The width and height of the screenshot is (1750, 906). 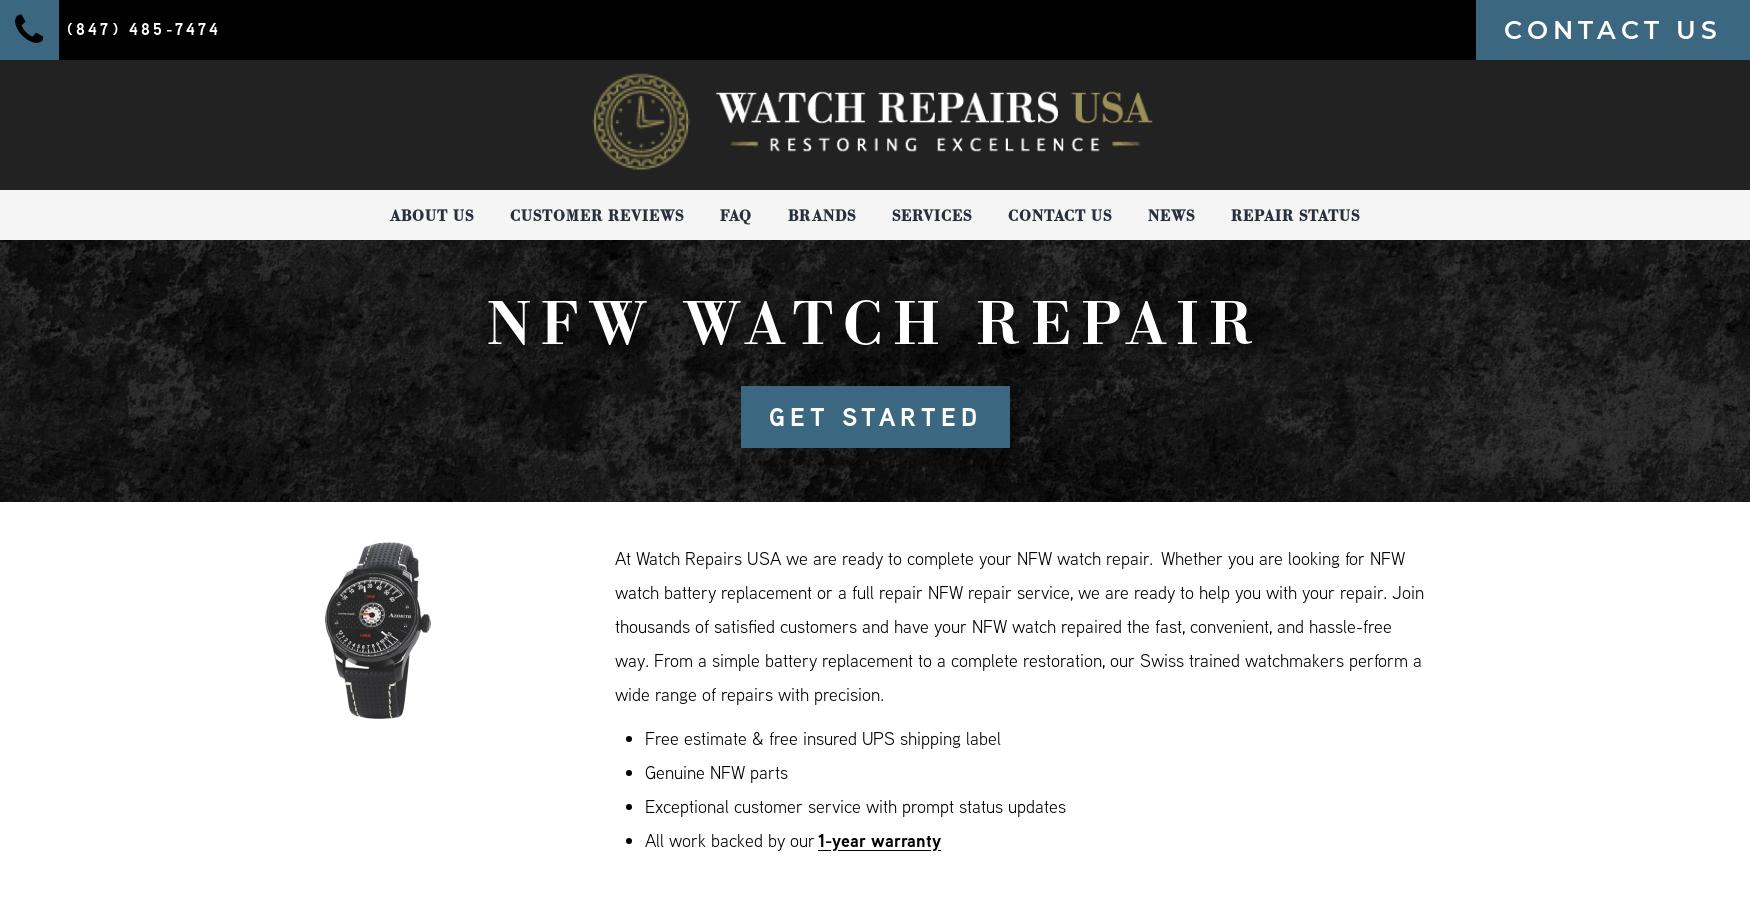 I want to click on 'News', so click(x=1170, y=214).